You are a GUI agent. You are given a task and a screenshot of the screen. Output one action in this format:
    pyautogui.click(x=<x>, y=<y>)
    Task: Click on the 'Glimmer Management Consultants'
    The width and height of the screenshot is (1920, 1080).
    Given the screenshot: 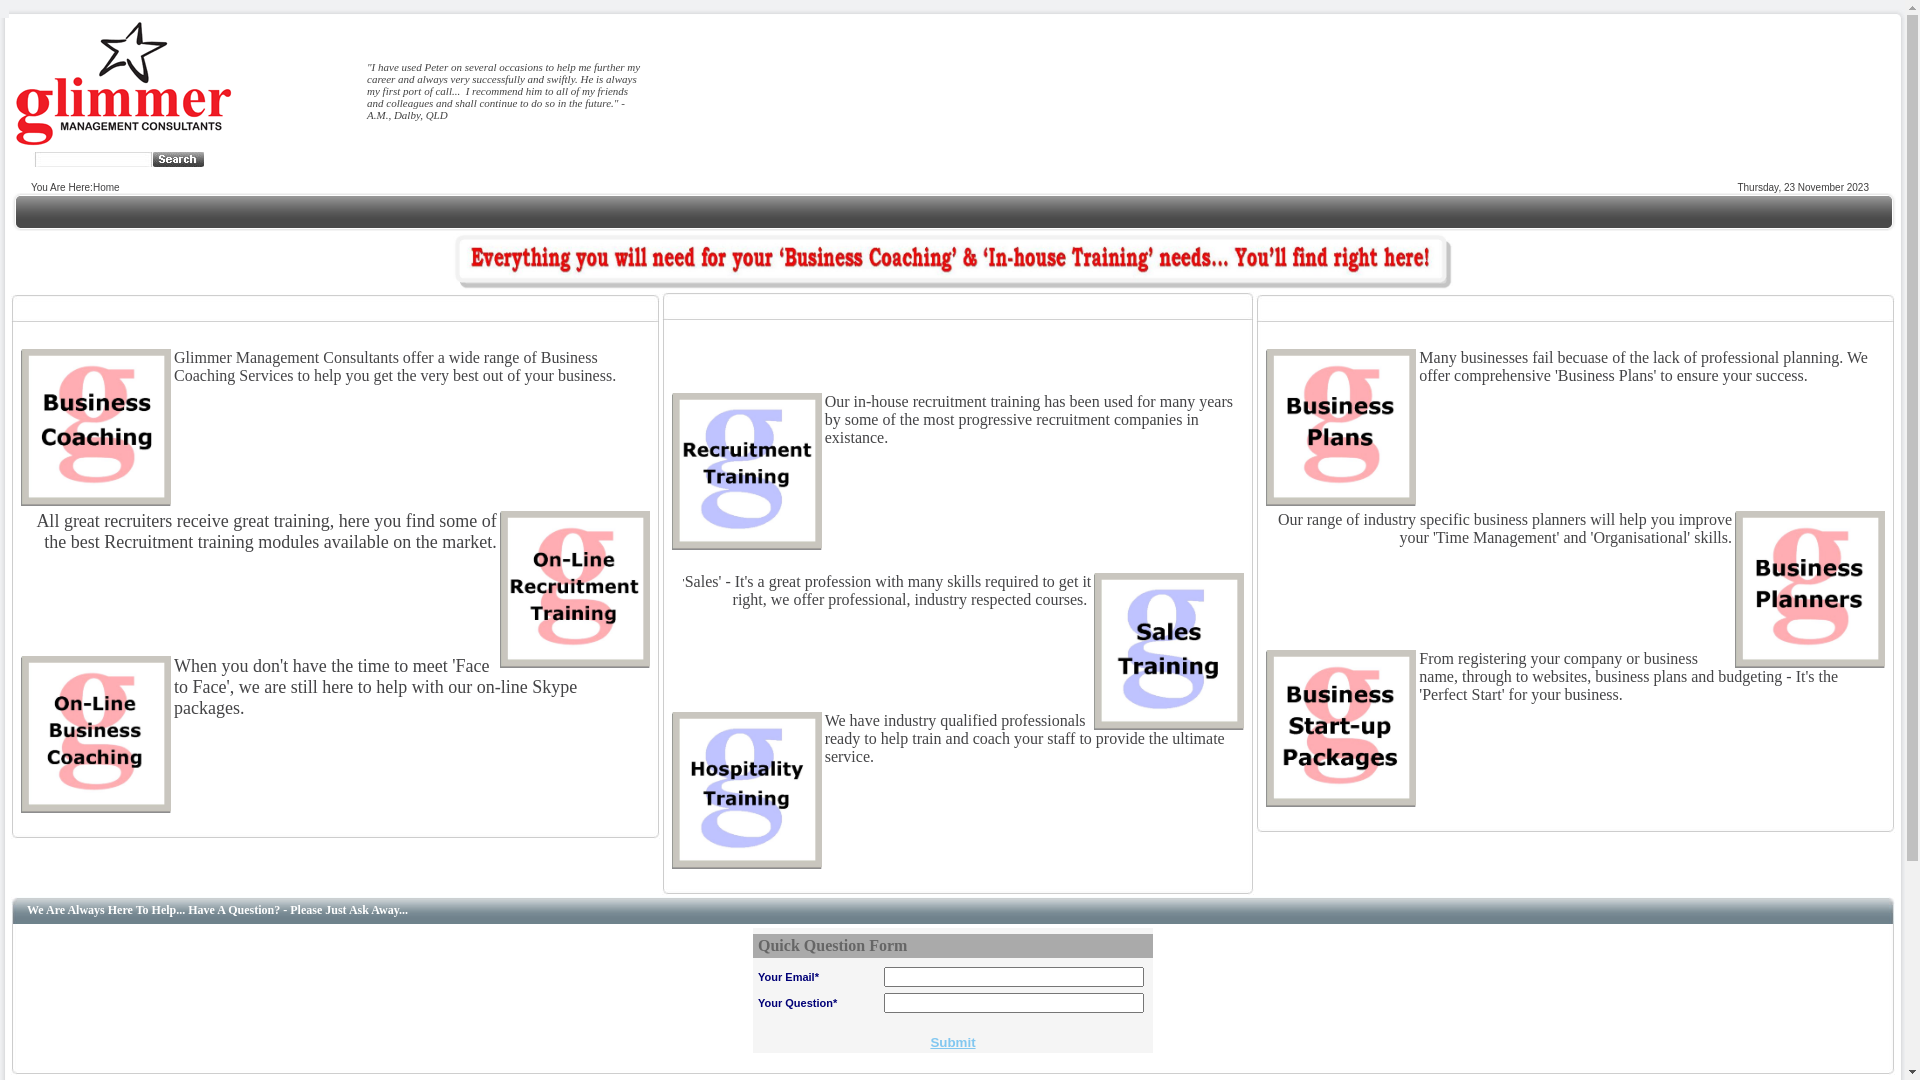 What is the action you would take?
    pyautogui.click(x=123, y=145)
    